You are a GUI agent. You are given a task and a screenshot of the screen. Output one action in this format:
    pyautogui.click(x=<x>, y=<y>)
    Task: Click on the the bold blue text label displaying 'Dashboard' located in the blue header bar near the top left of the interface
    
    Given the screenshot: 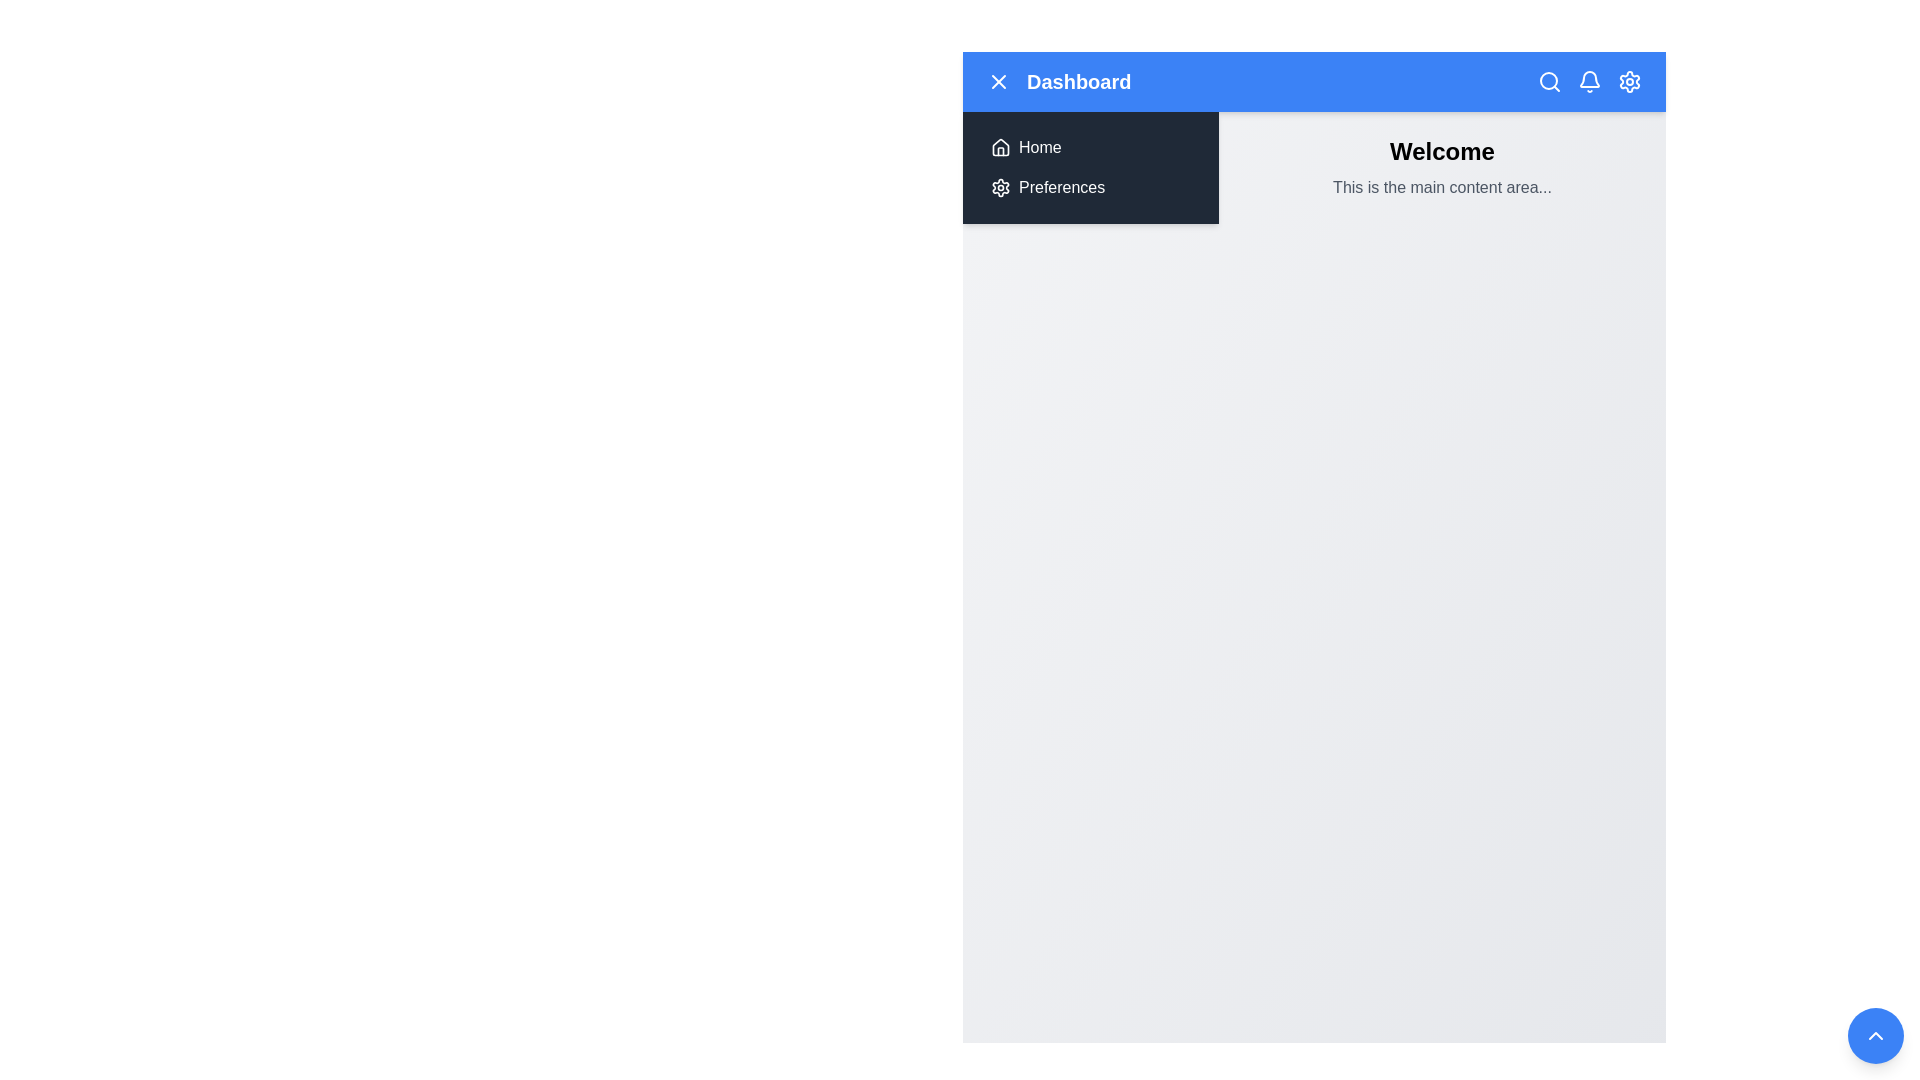 What is the action you would take?
    pyautogui.click(x=1078, y=80)
    